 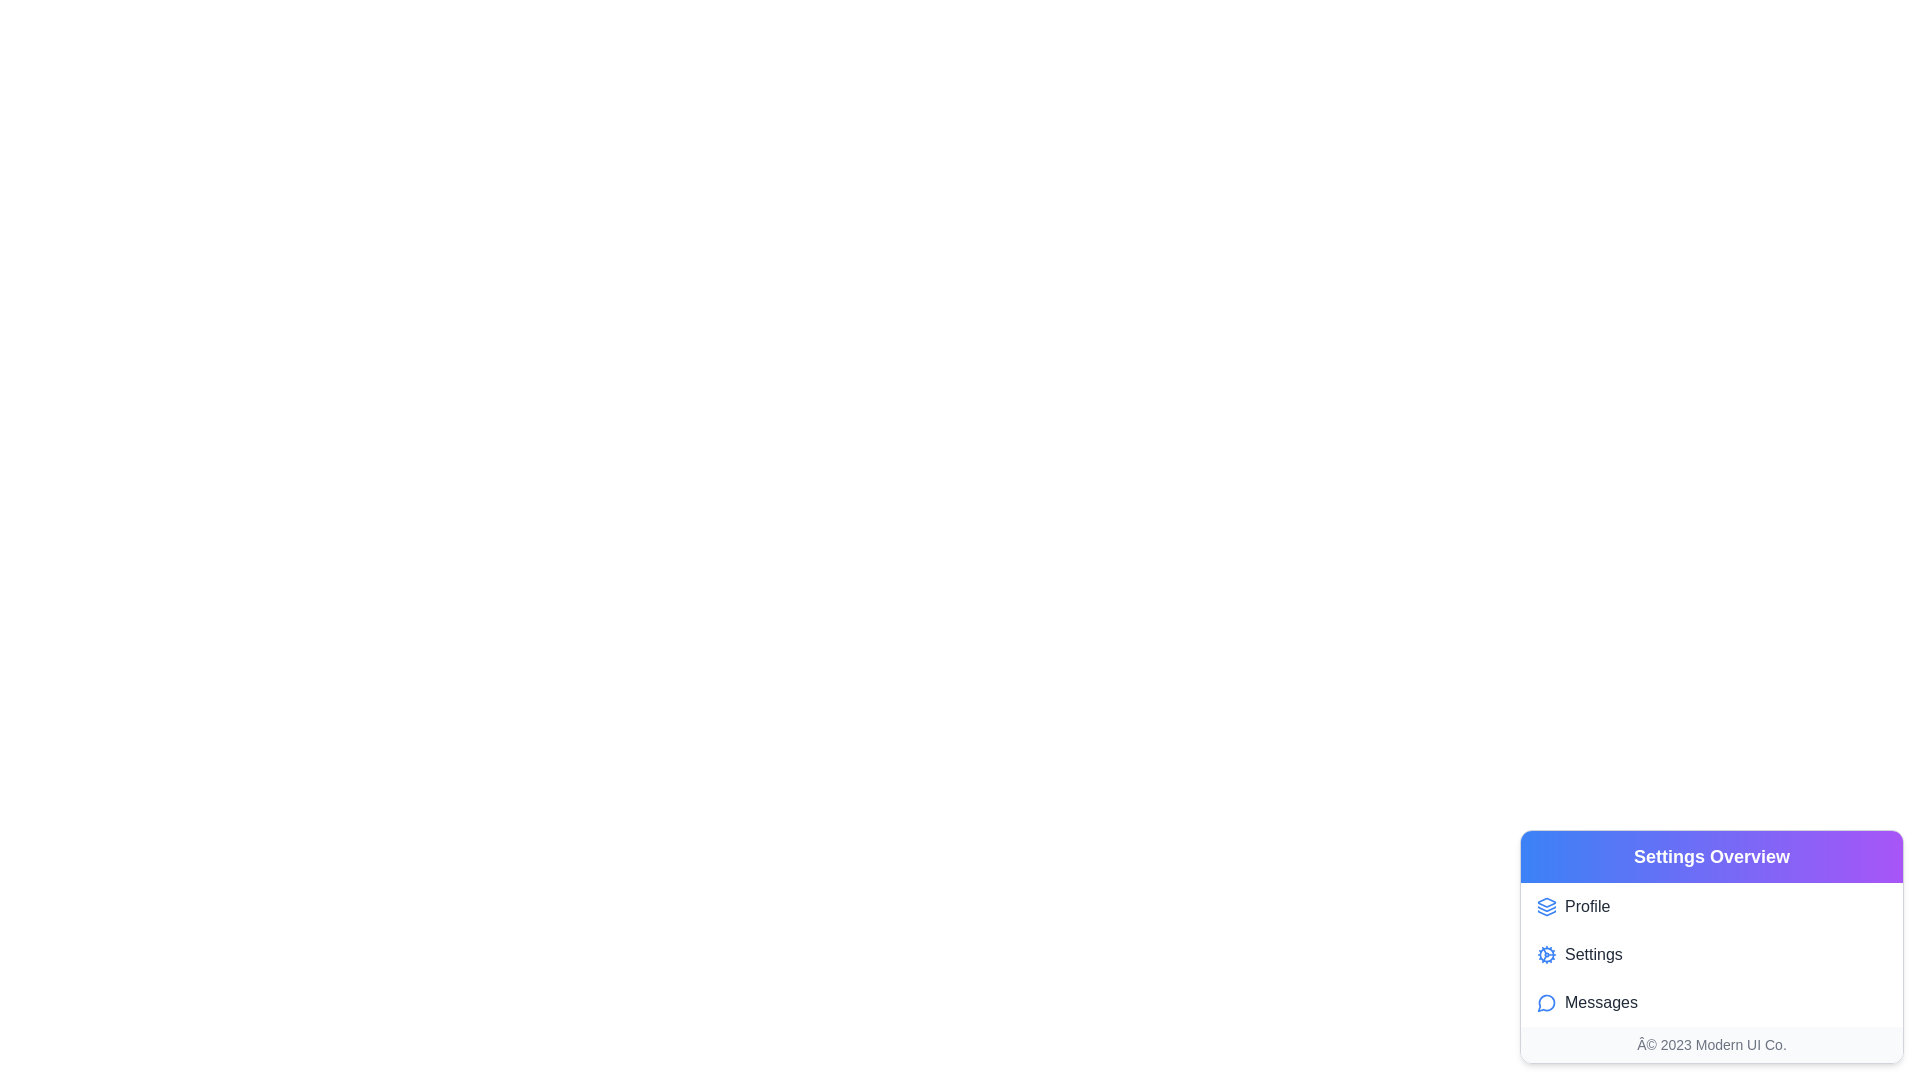 What do you see at coordinates (1586, 906) in the screenshot?
I see `the 'Profile' text label, which is the first item in the vertical list of options under the 'Settings Overview' heading, displayed in grayish-black font on a light blue background` at bounding box center [1586, 906].